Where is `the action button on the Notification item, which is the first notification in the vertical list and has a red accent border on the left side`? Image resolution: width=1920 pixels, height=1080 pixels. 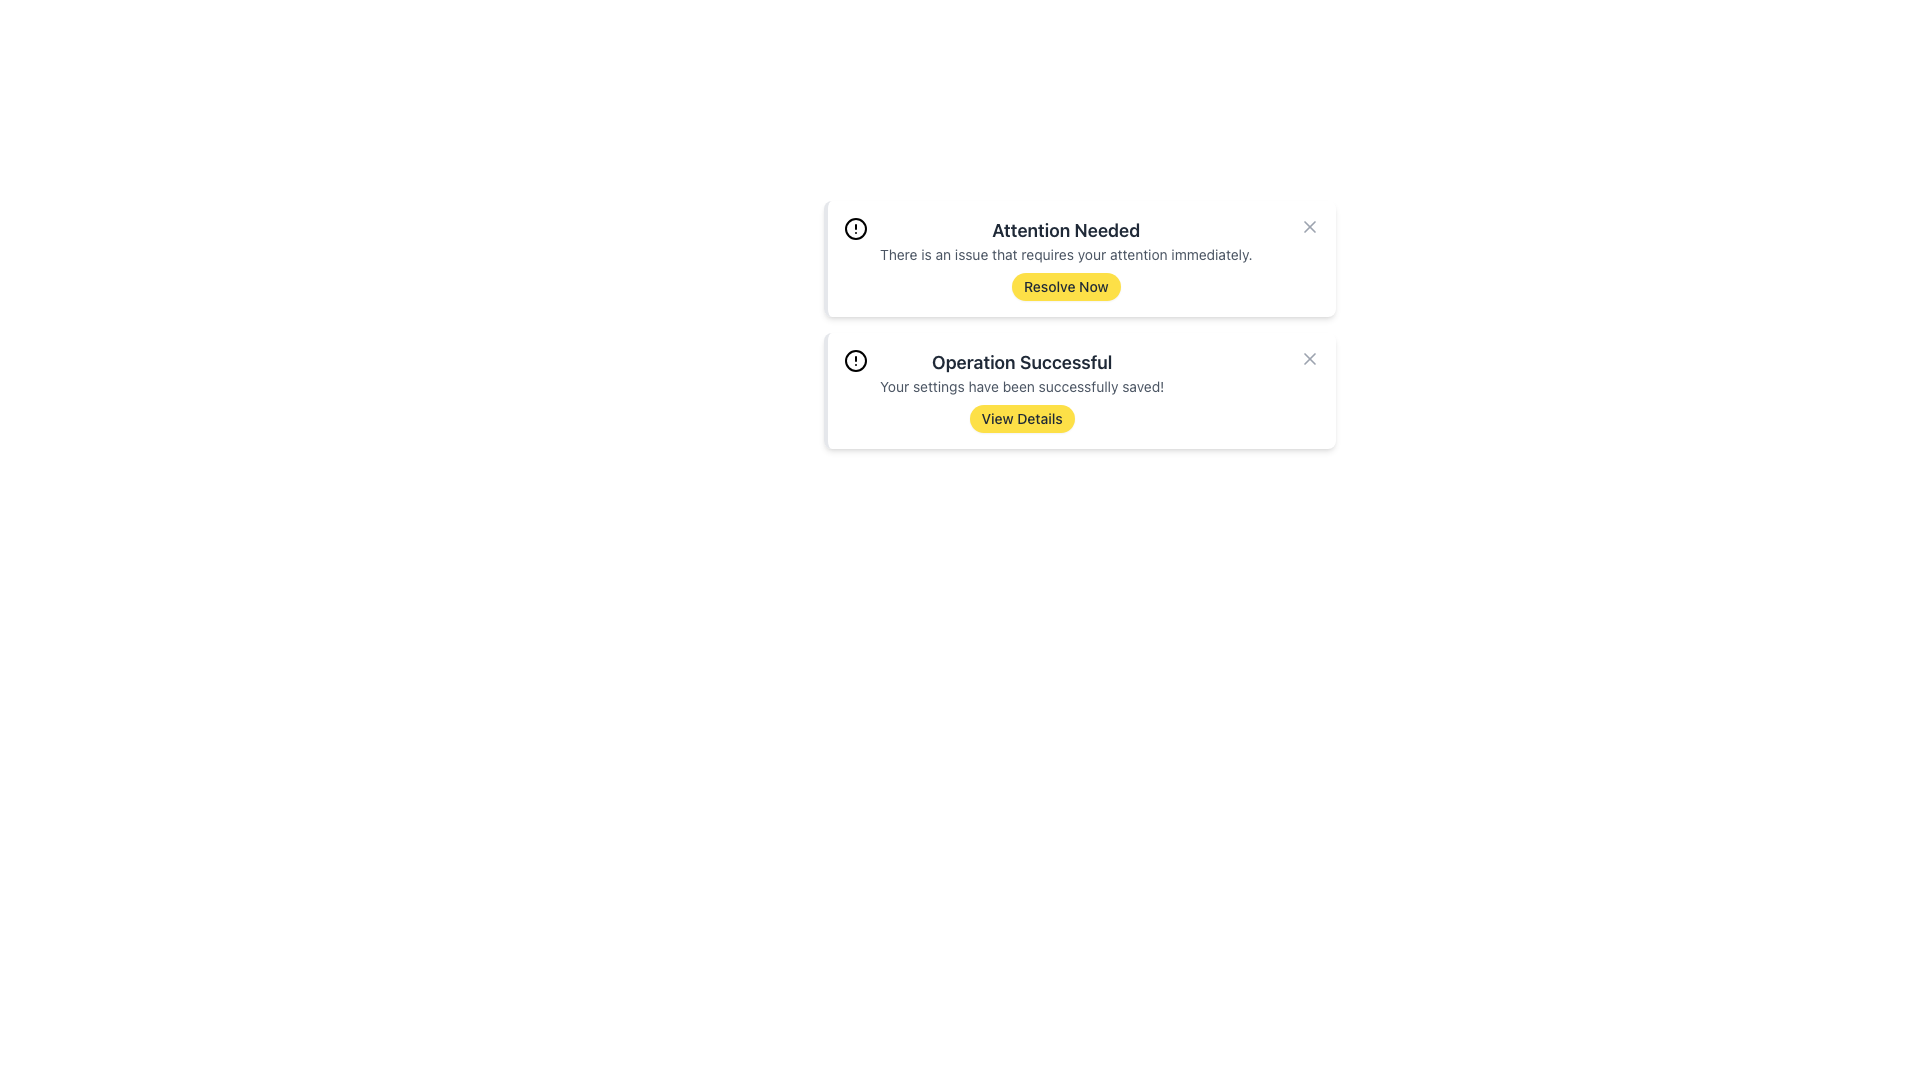 the action button on the Notification item, which is the first notification in the vertical list and has a red accent border on the left side is located at coordinates (1065, 257).